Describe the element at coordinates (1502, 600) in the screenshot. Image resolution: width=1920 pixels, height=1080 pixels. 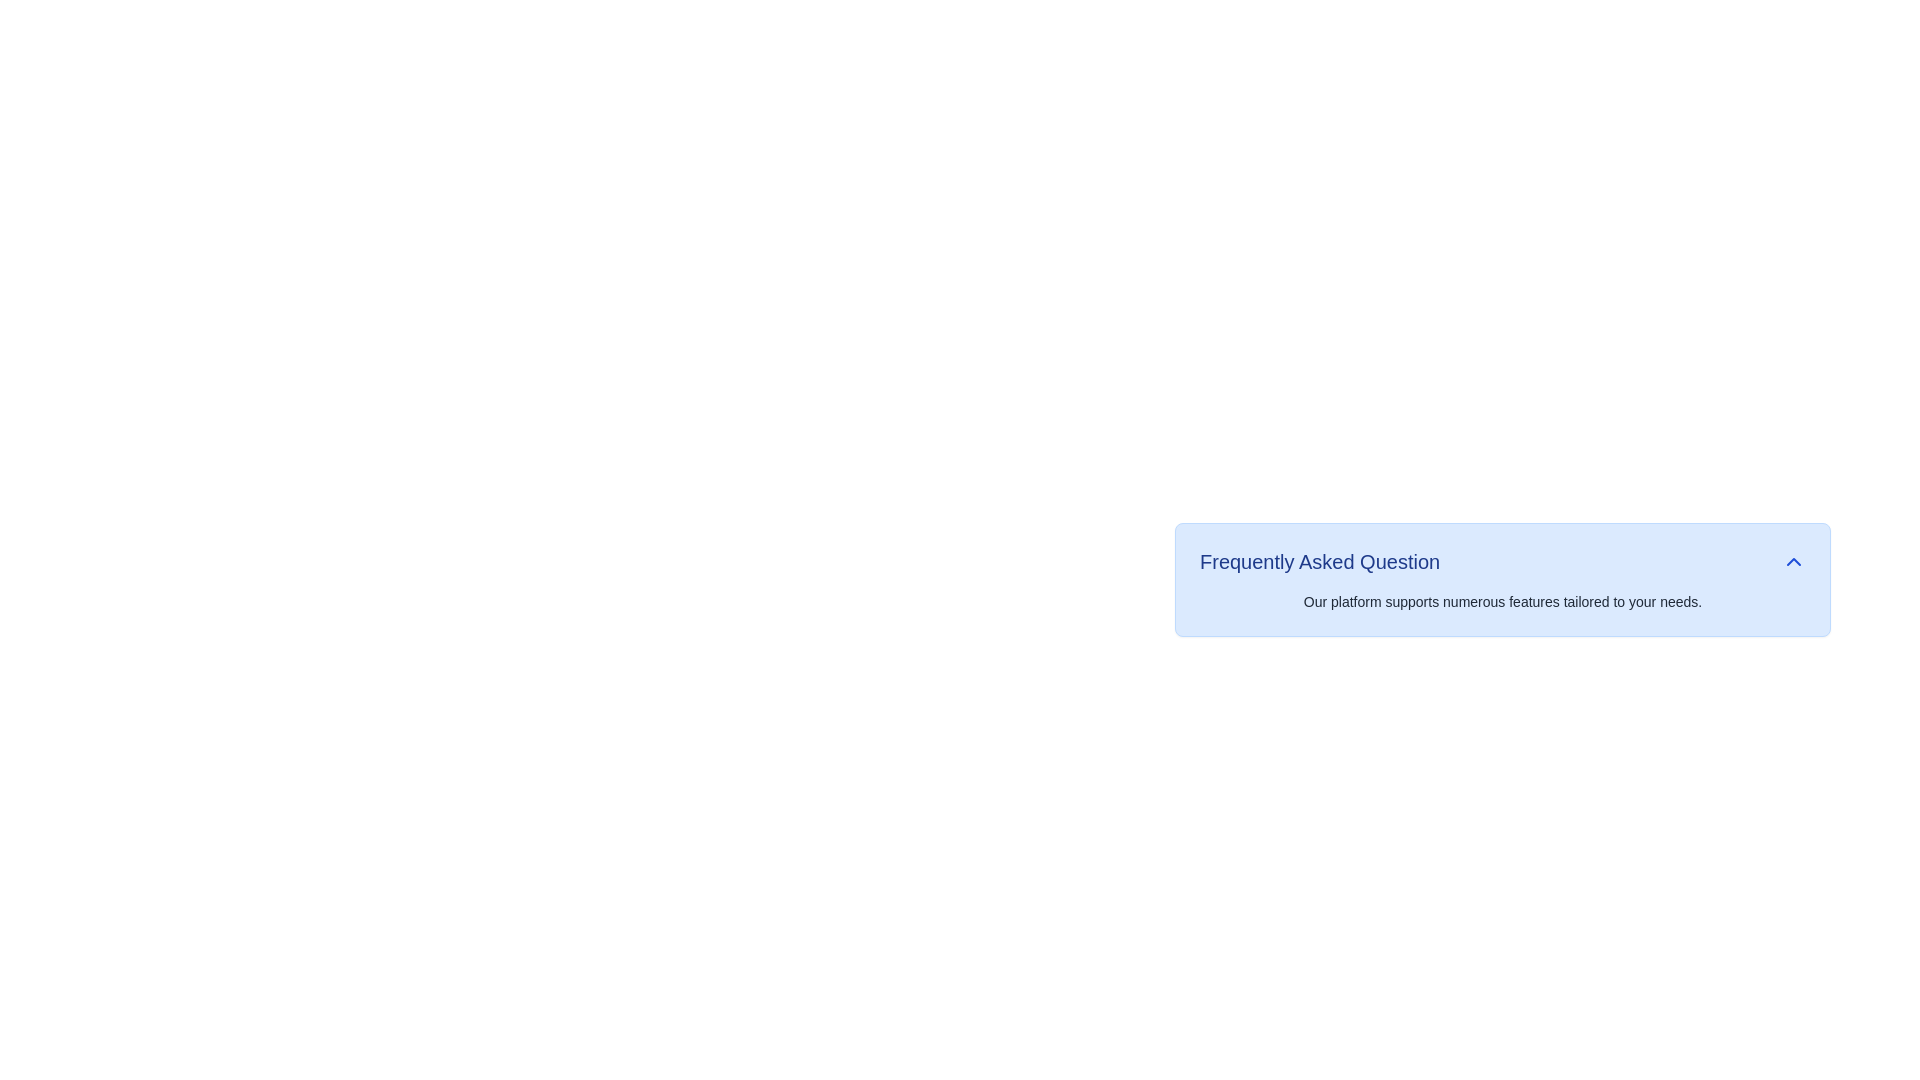
I see `the static text providing additional details related to 'Frequently Asked Question', which is located below the title in the center of a light blue card component` at that location.